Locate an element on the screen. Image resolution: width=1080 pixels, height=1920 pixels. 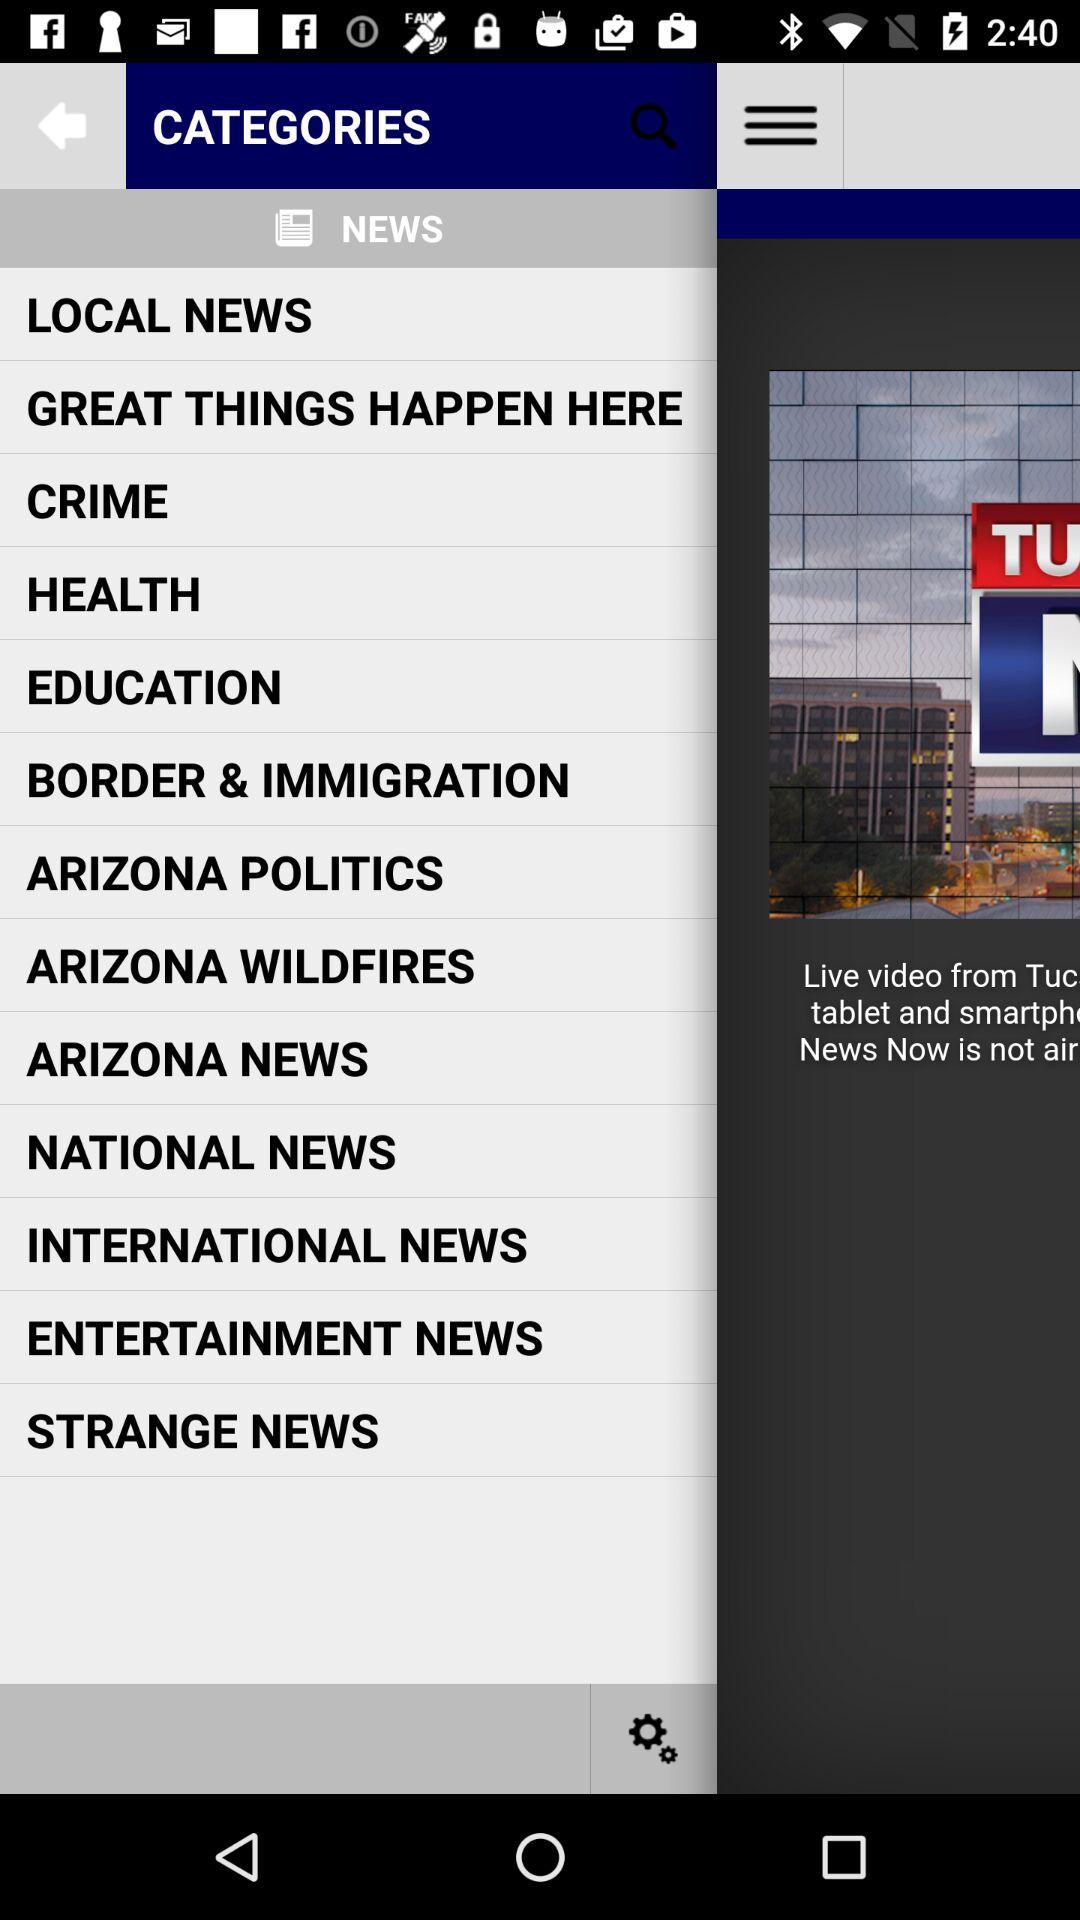
the arrow_backward icon is located at coordinates (61, 124).